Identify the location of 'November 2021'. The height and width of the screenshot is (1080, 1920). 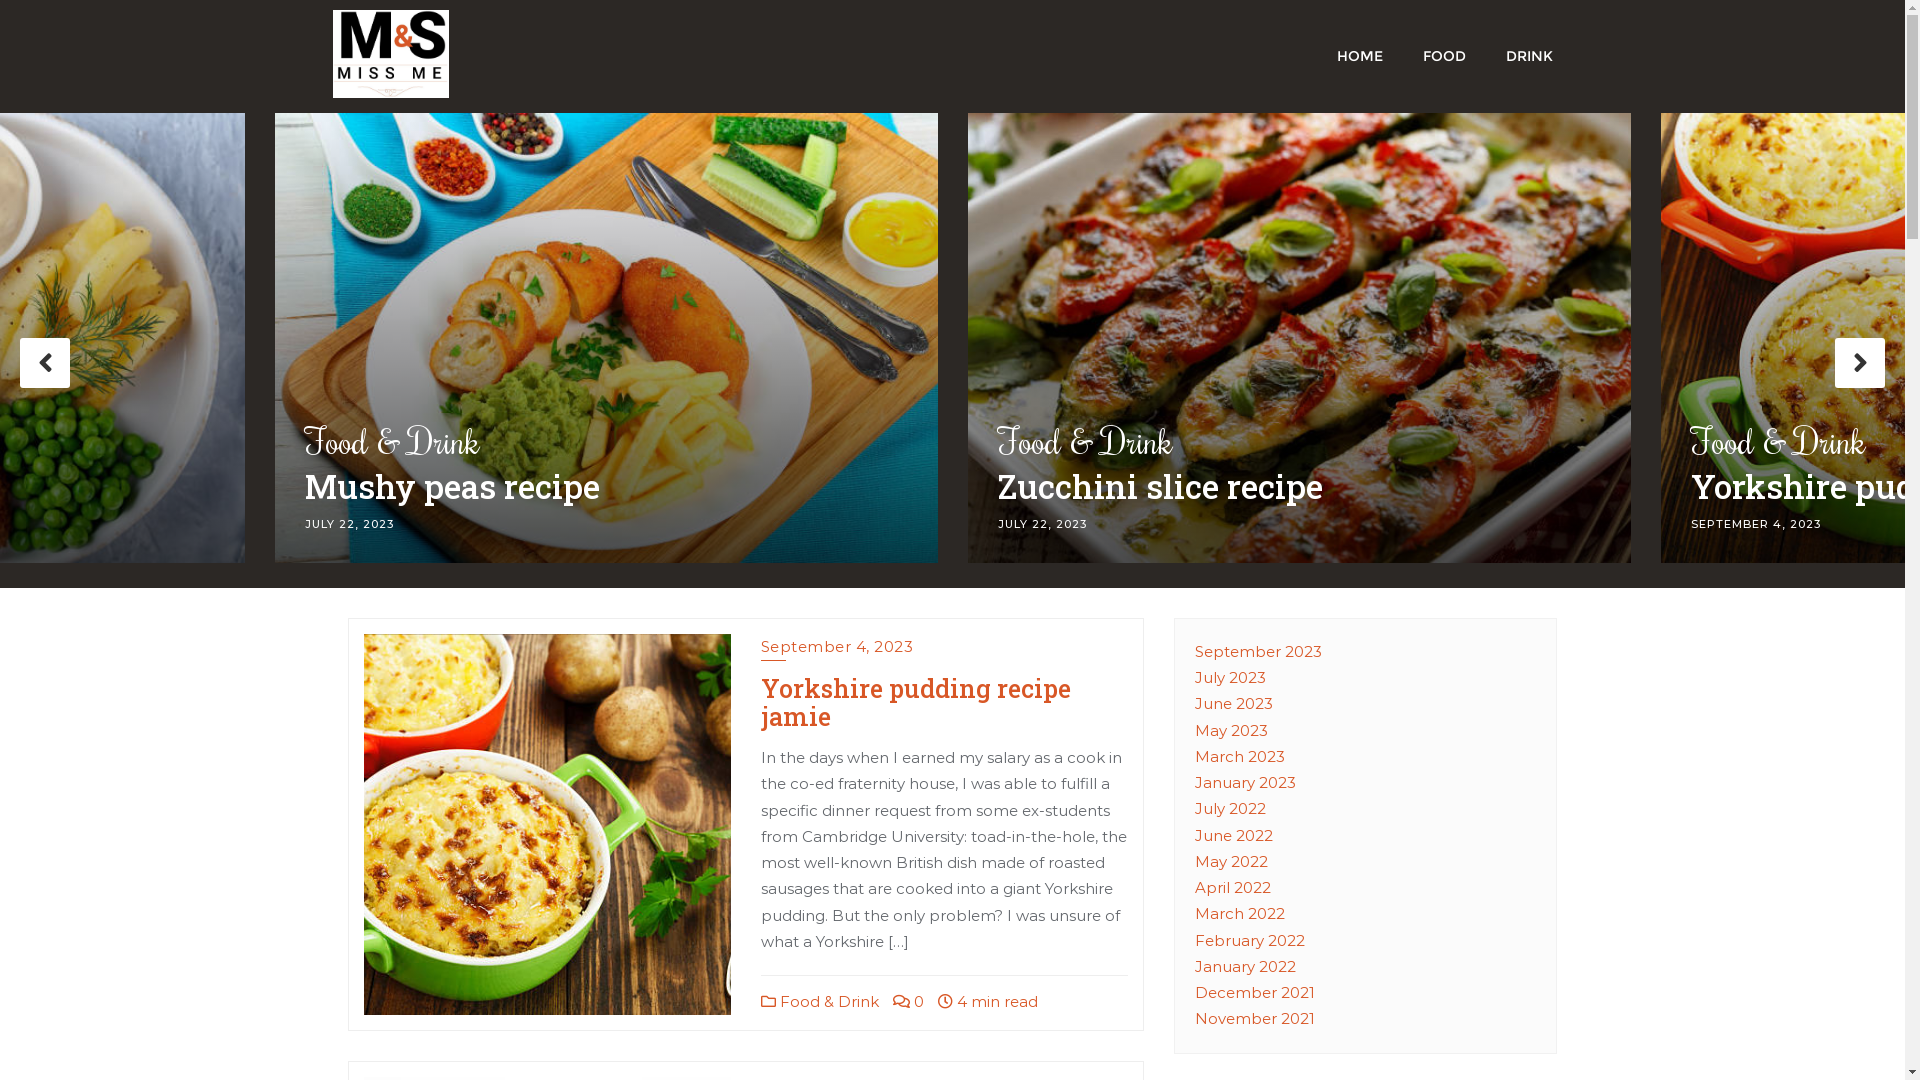
(1253, 1018).